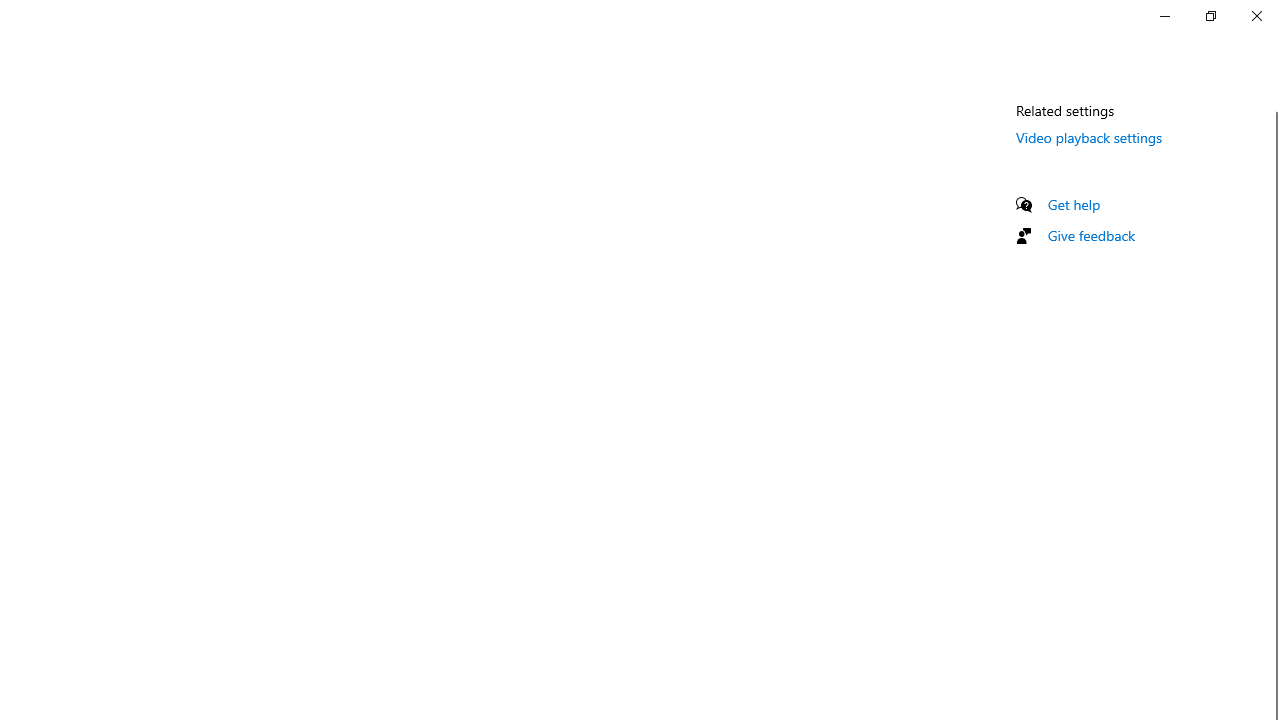 This screenshot has width=1280, height=720. I want to click on 'Give feedback', so click(1090, 234).